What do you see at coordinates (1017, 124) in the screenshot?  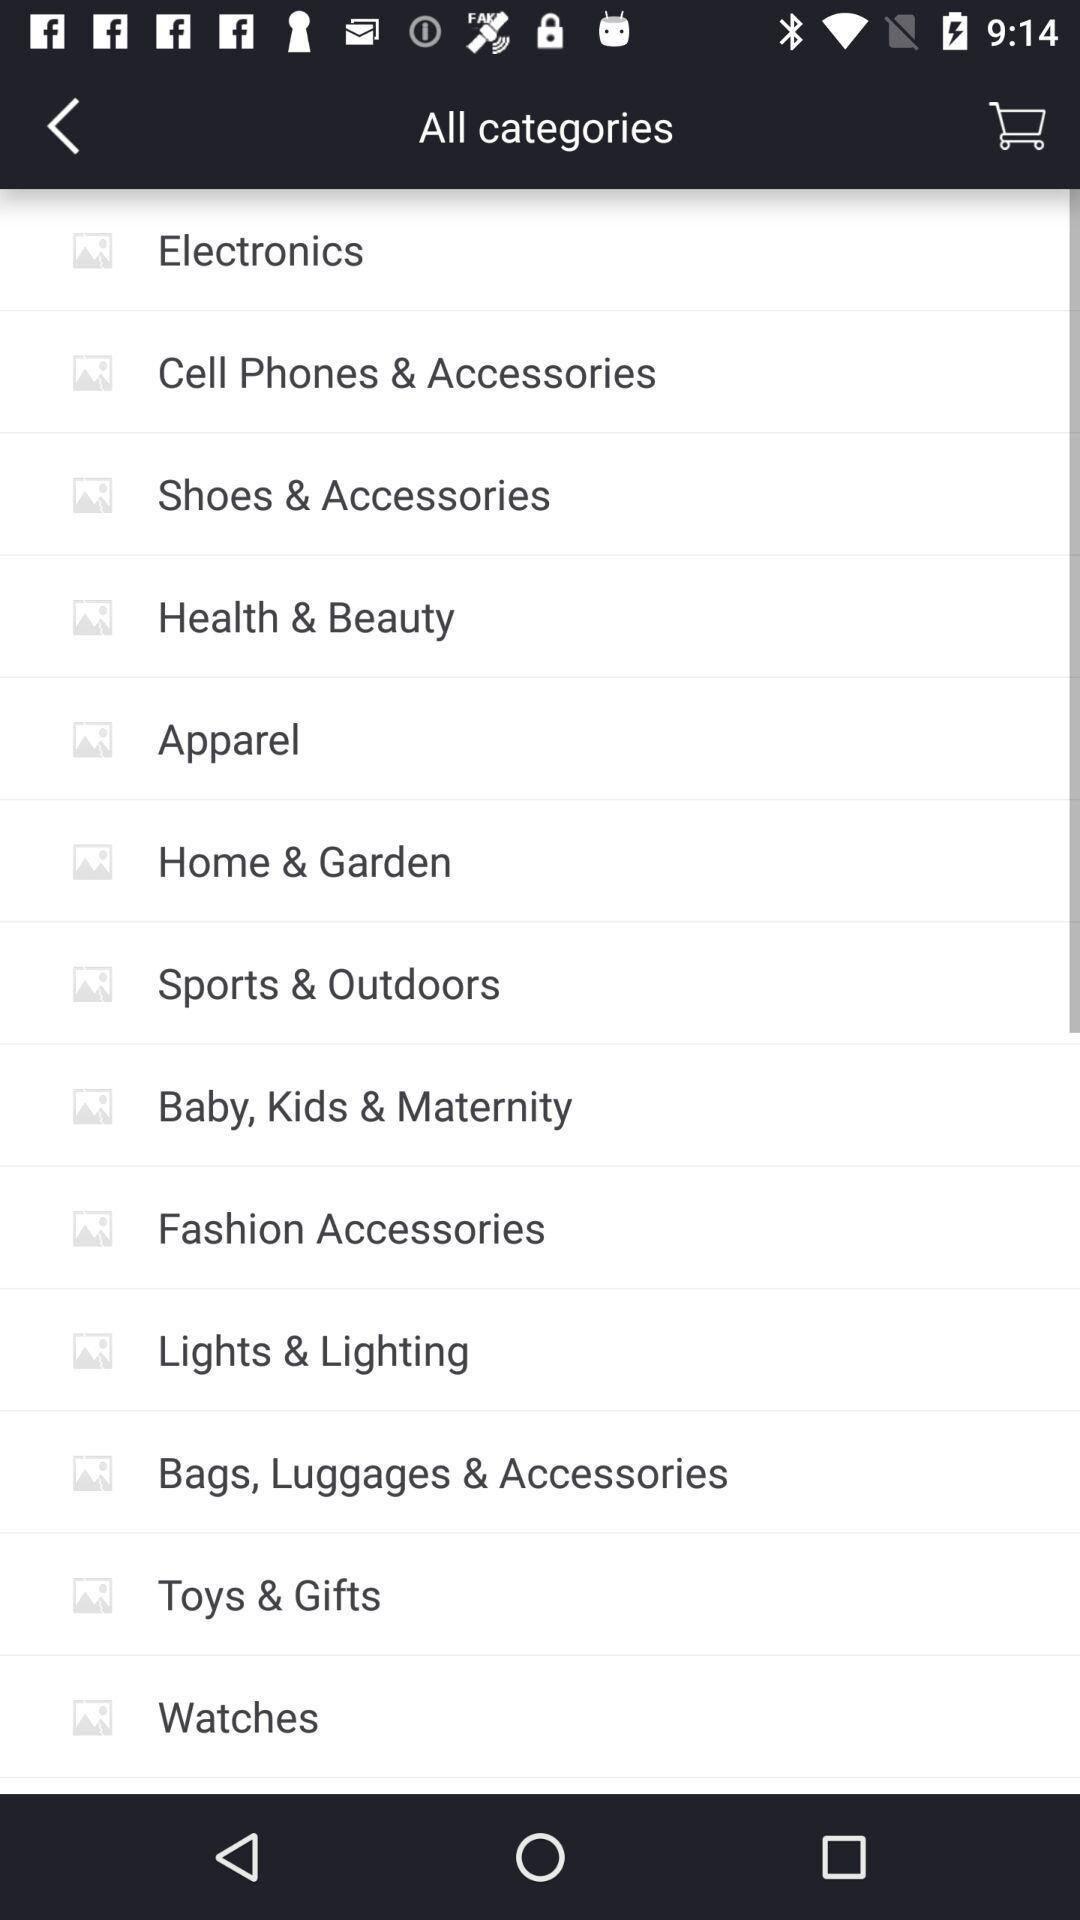 I see `basket` at bounding box center [1017, 124].